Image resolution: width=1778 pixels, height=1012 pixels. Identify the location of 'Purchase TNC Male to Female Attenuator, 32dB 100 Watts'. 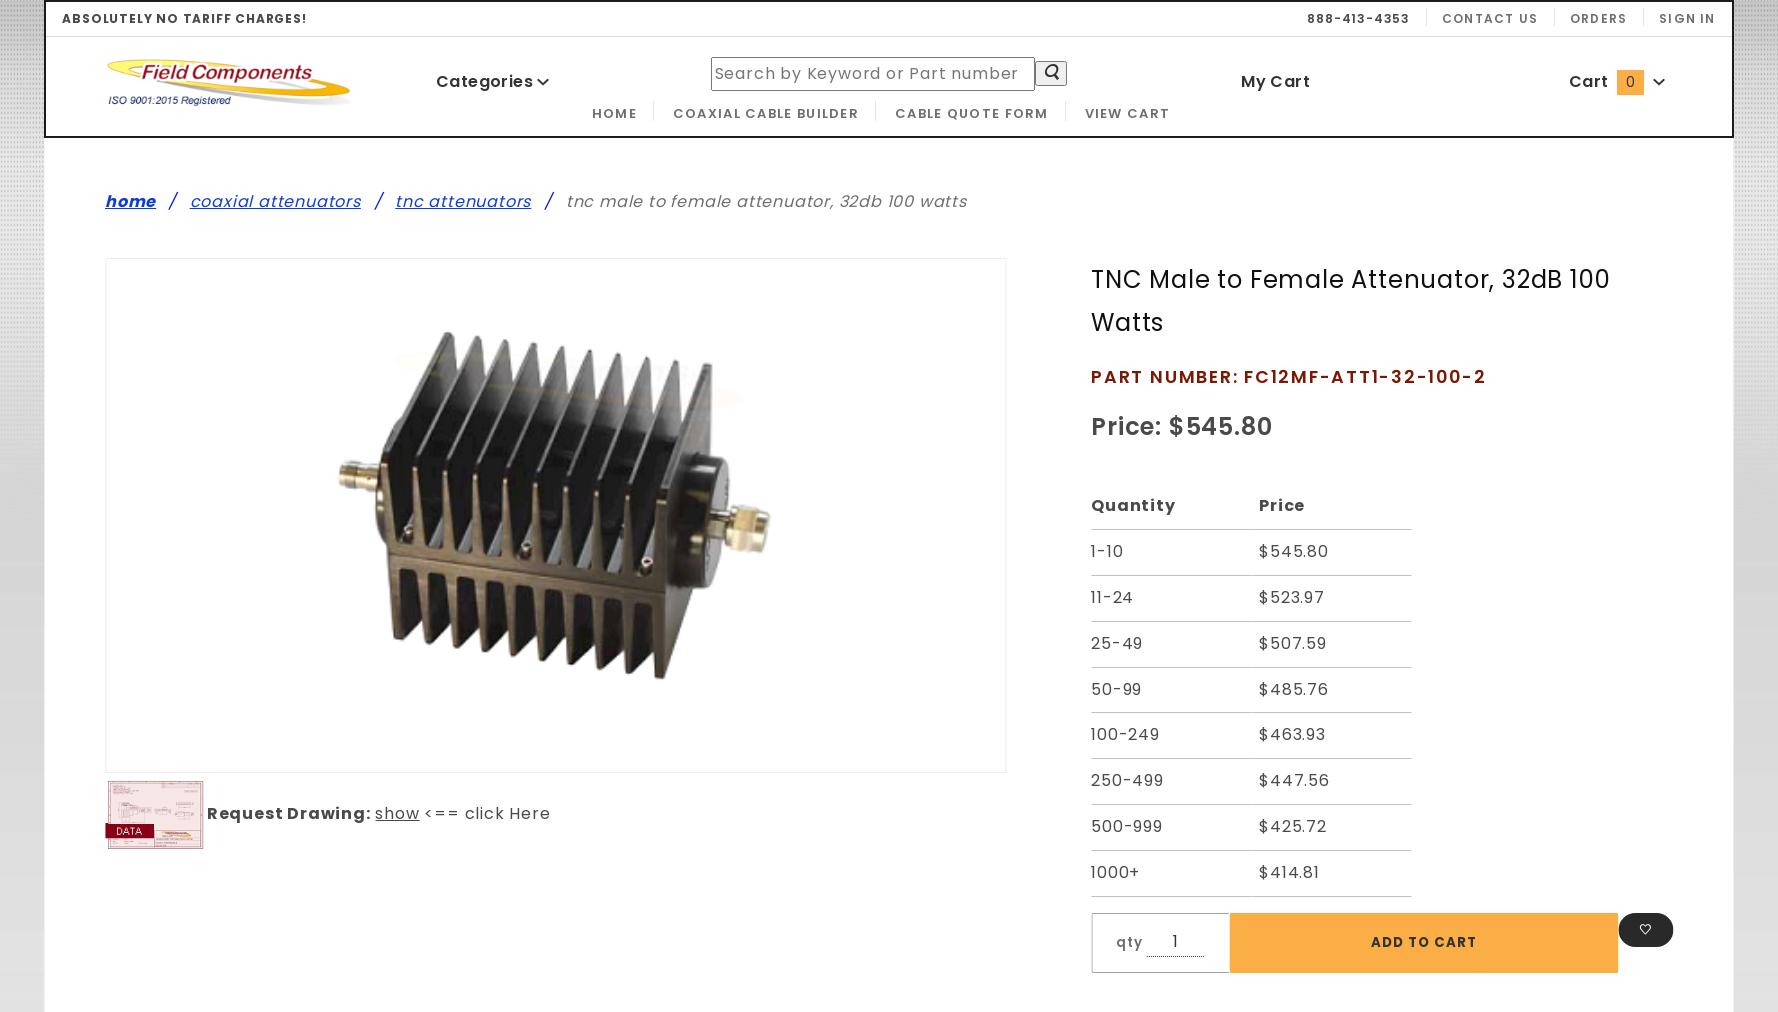
(1086, 340).